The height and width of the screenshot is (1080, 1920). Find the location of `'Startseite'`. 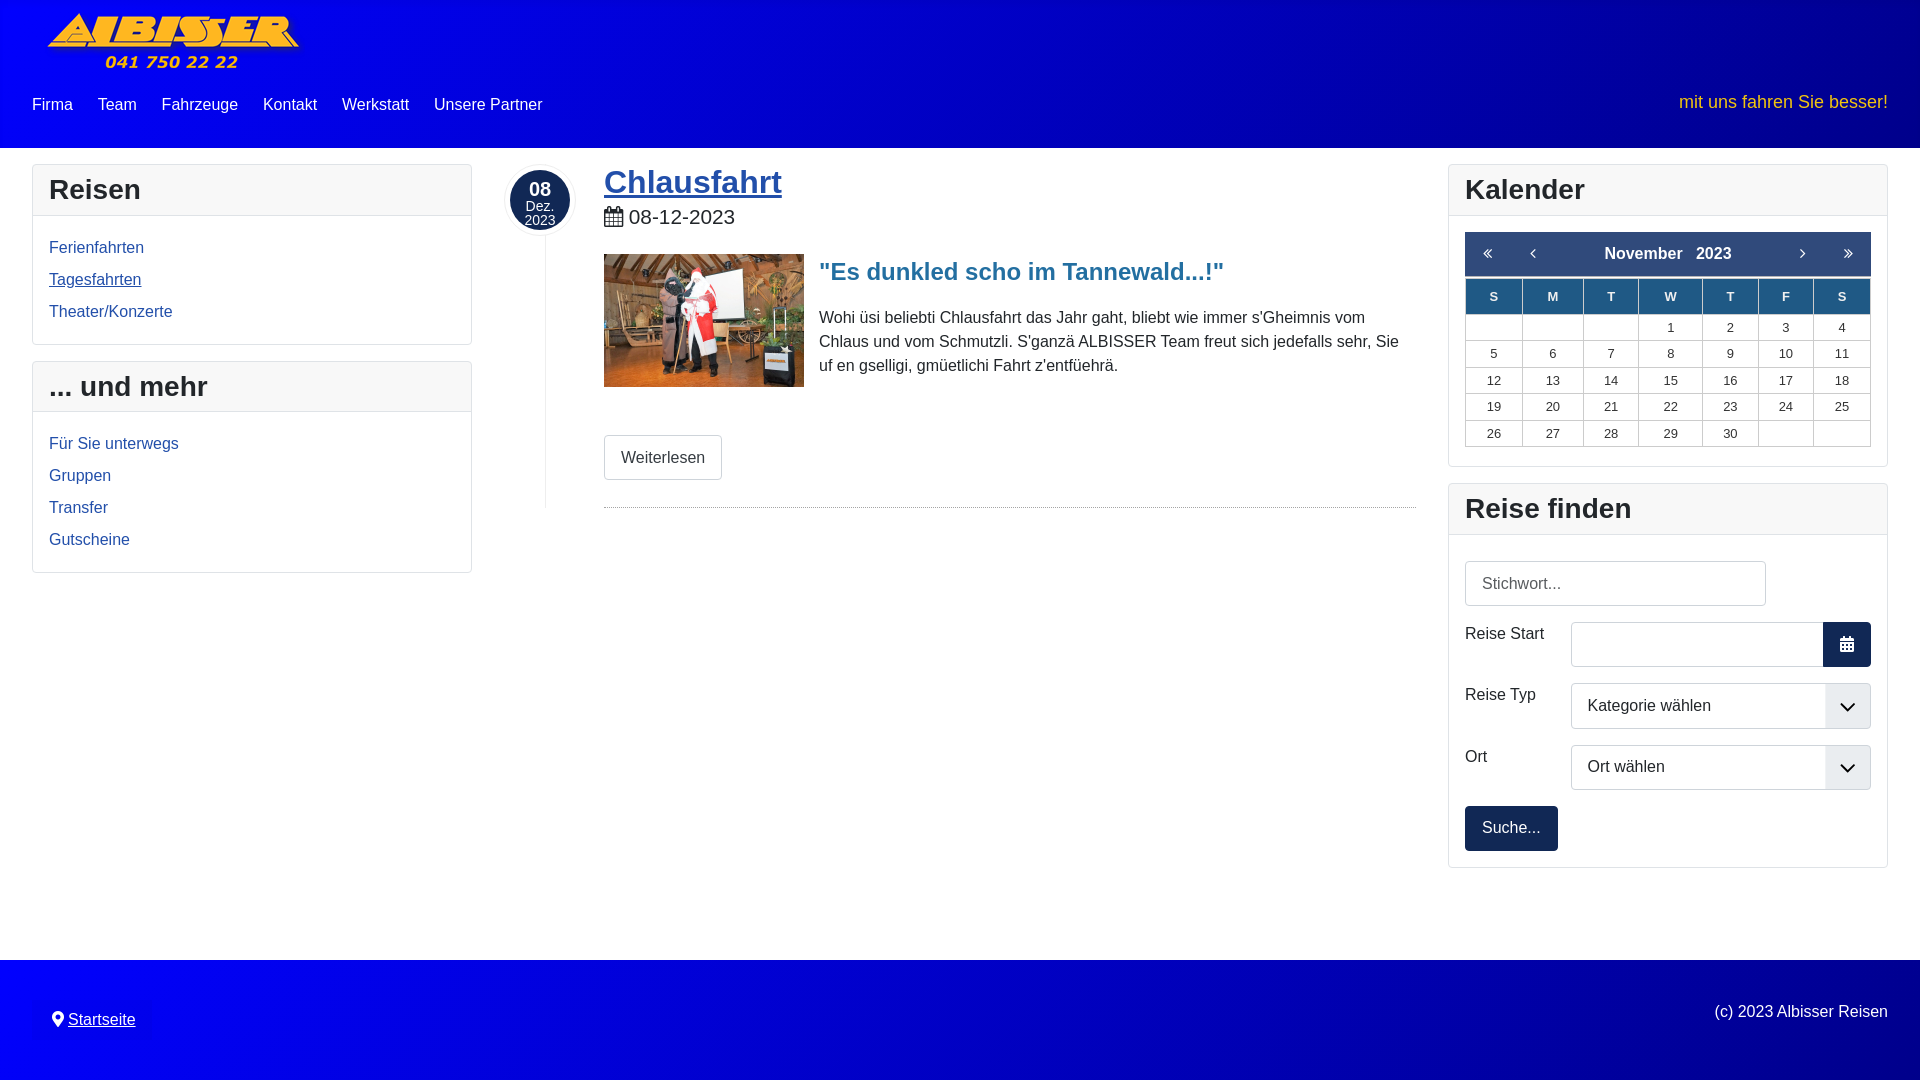

'Startseite' is located at coordinates (100, 1019).